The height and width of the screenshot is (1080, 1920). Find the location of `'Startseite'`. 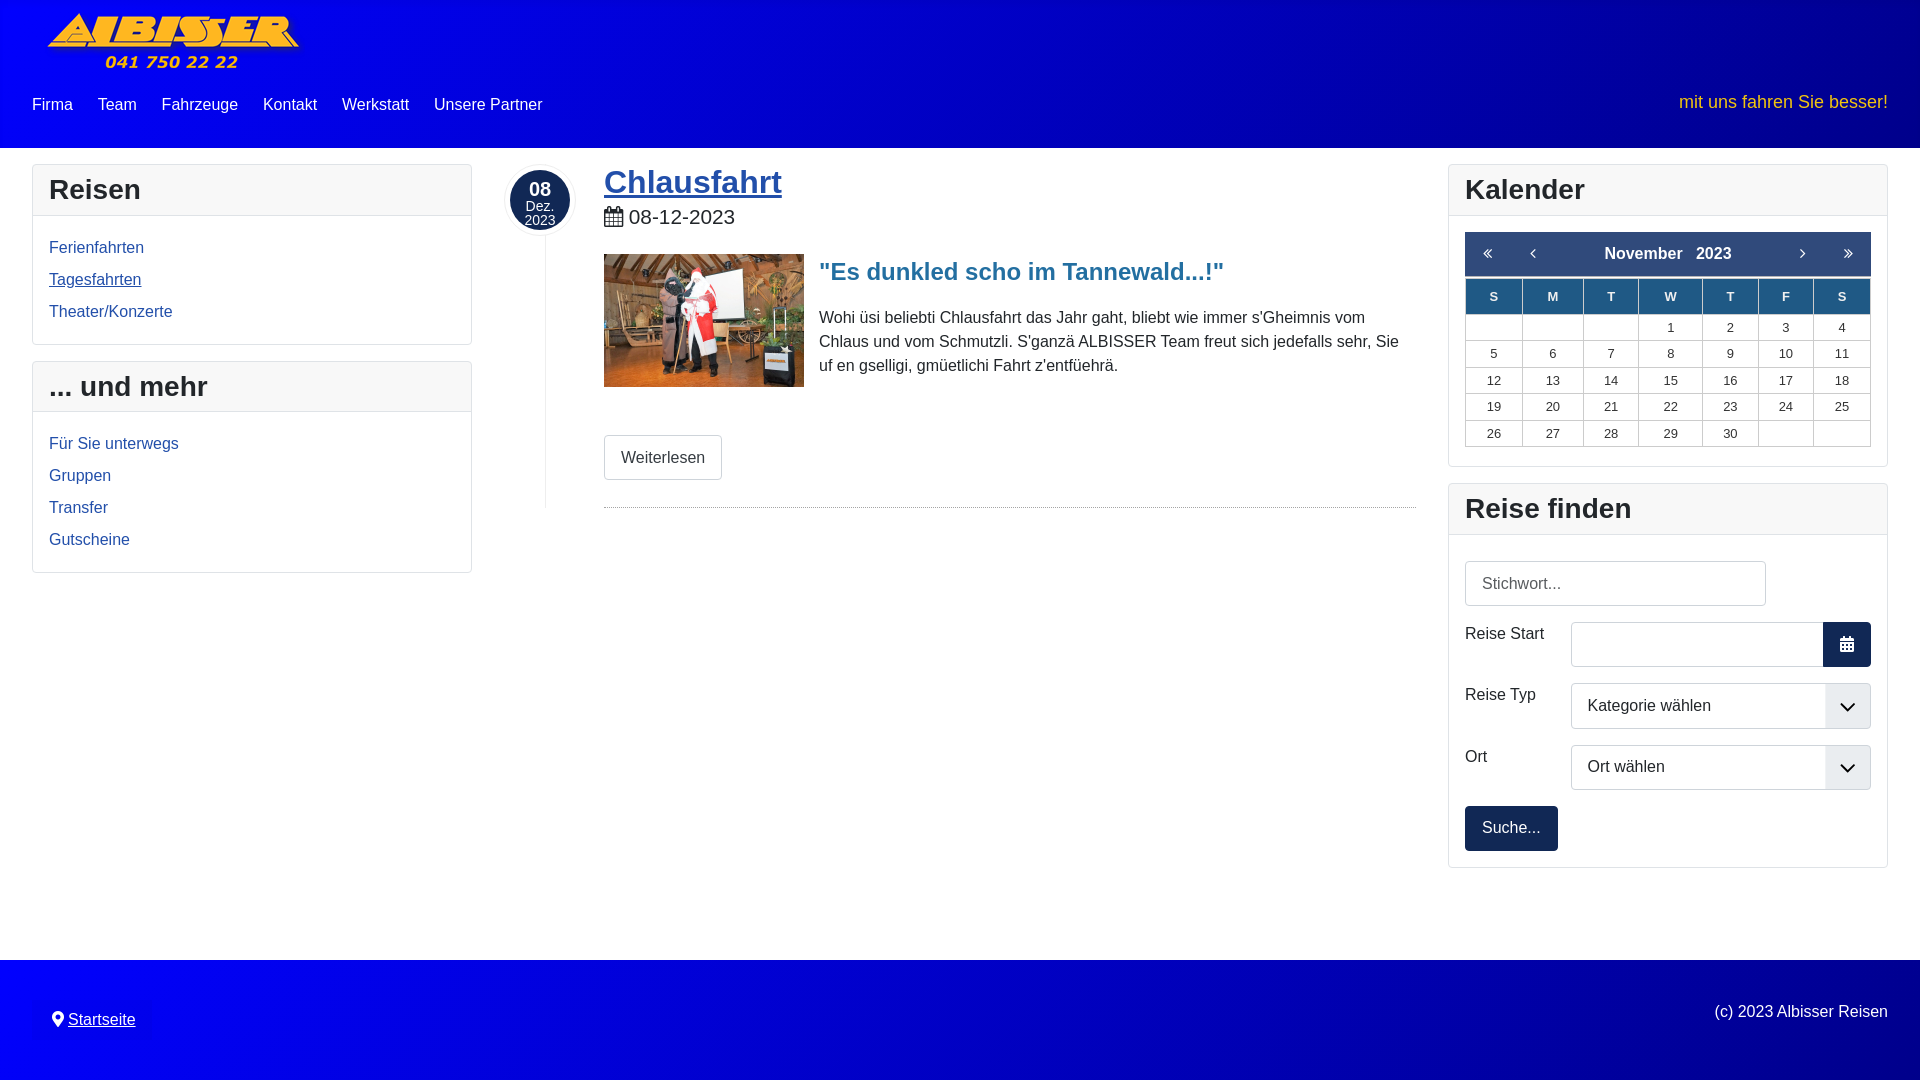

'Startseite' is located at coordinates (100, 1019).